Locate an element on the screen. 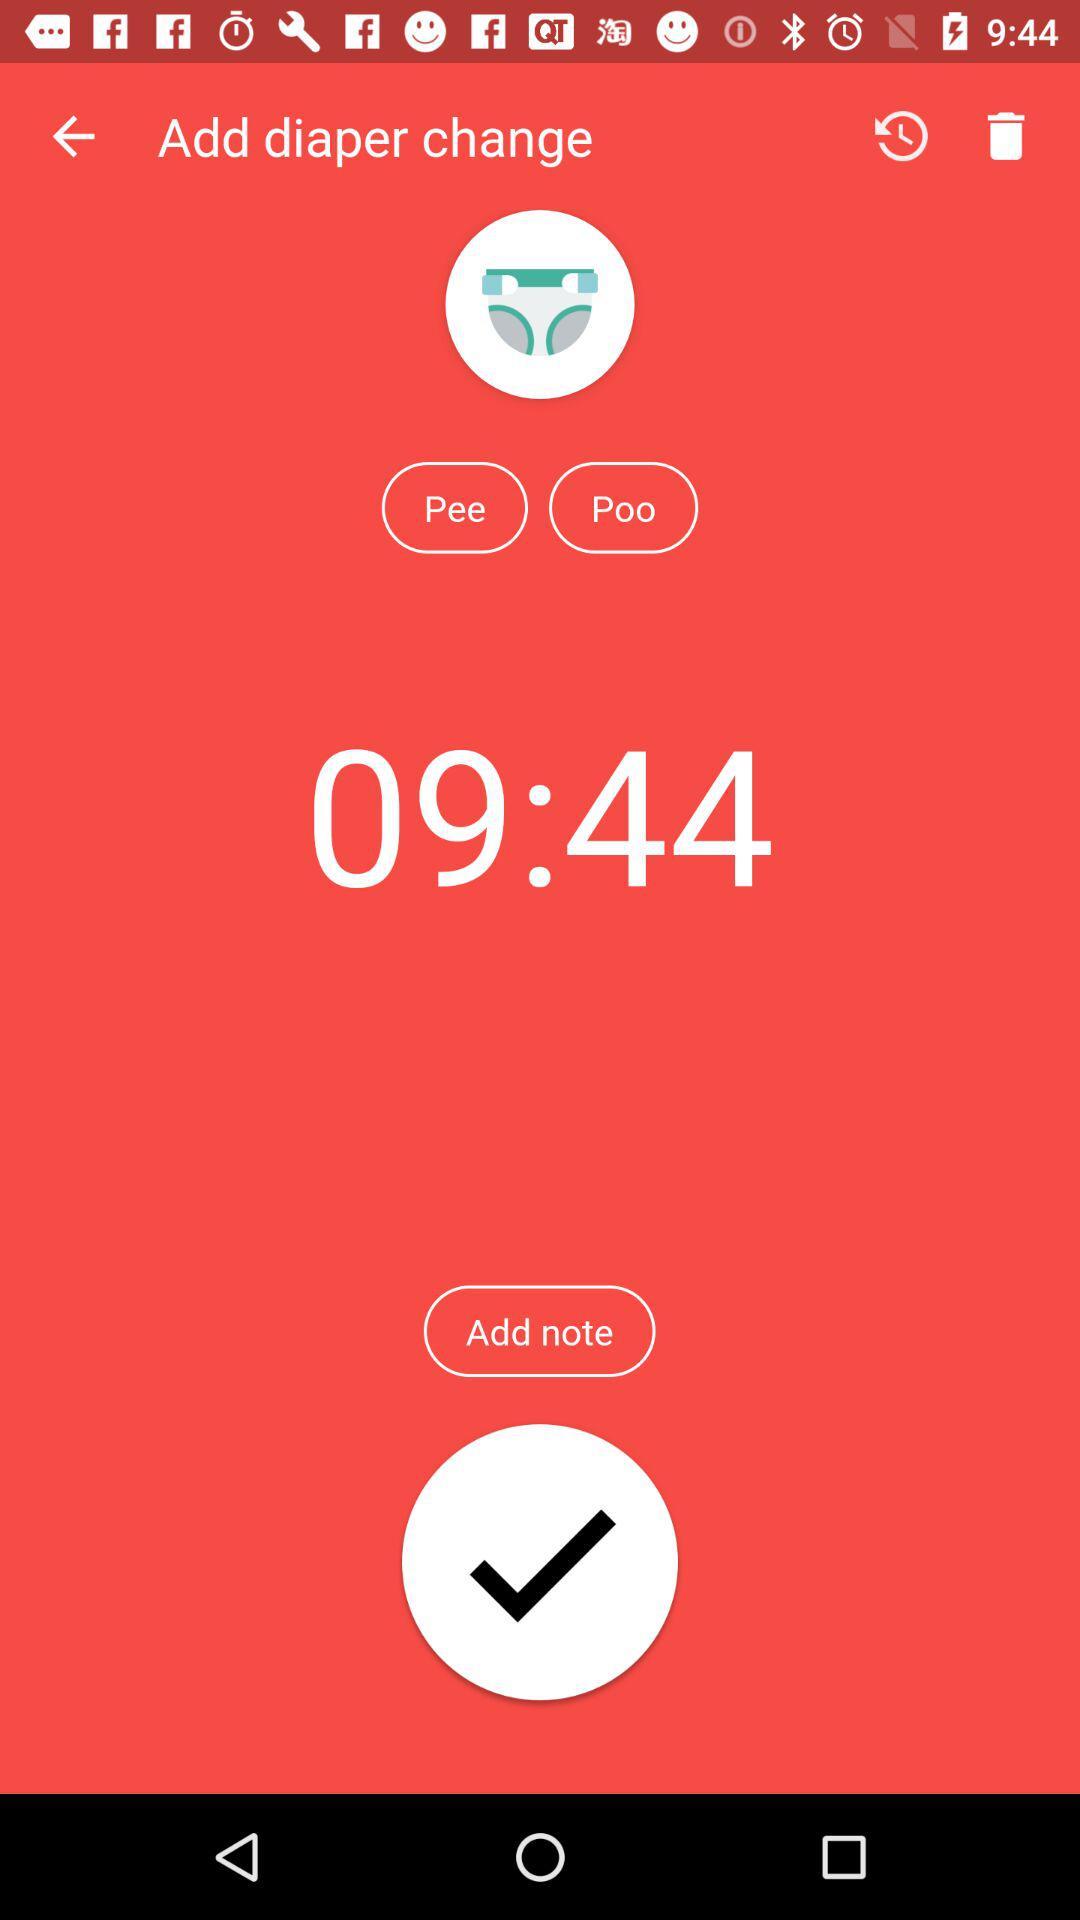  poo is located at coordinates (622, 507).